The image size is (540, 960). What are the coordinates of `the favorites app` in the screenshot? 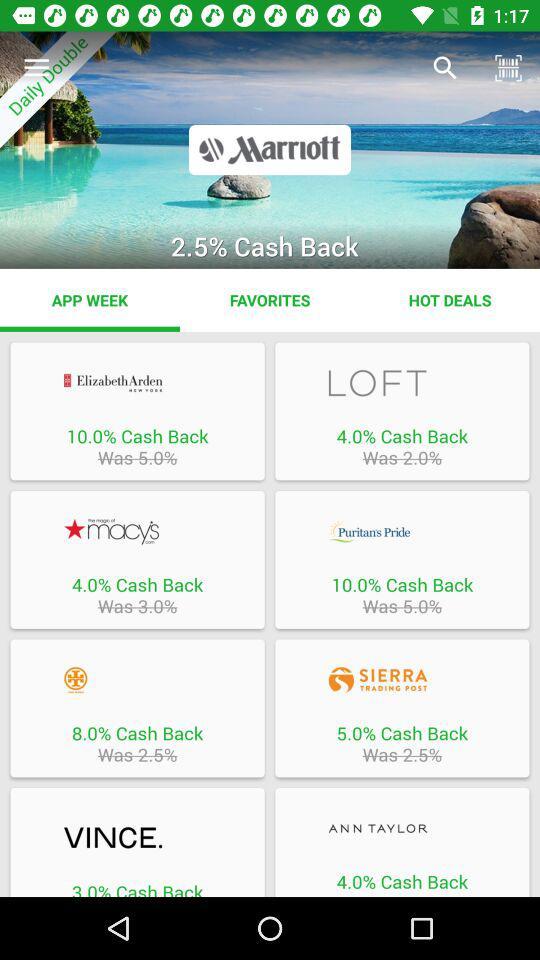 It's located at (270, 299).